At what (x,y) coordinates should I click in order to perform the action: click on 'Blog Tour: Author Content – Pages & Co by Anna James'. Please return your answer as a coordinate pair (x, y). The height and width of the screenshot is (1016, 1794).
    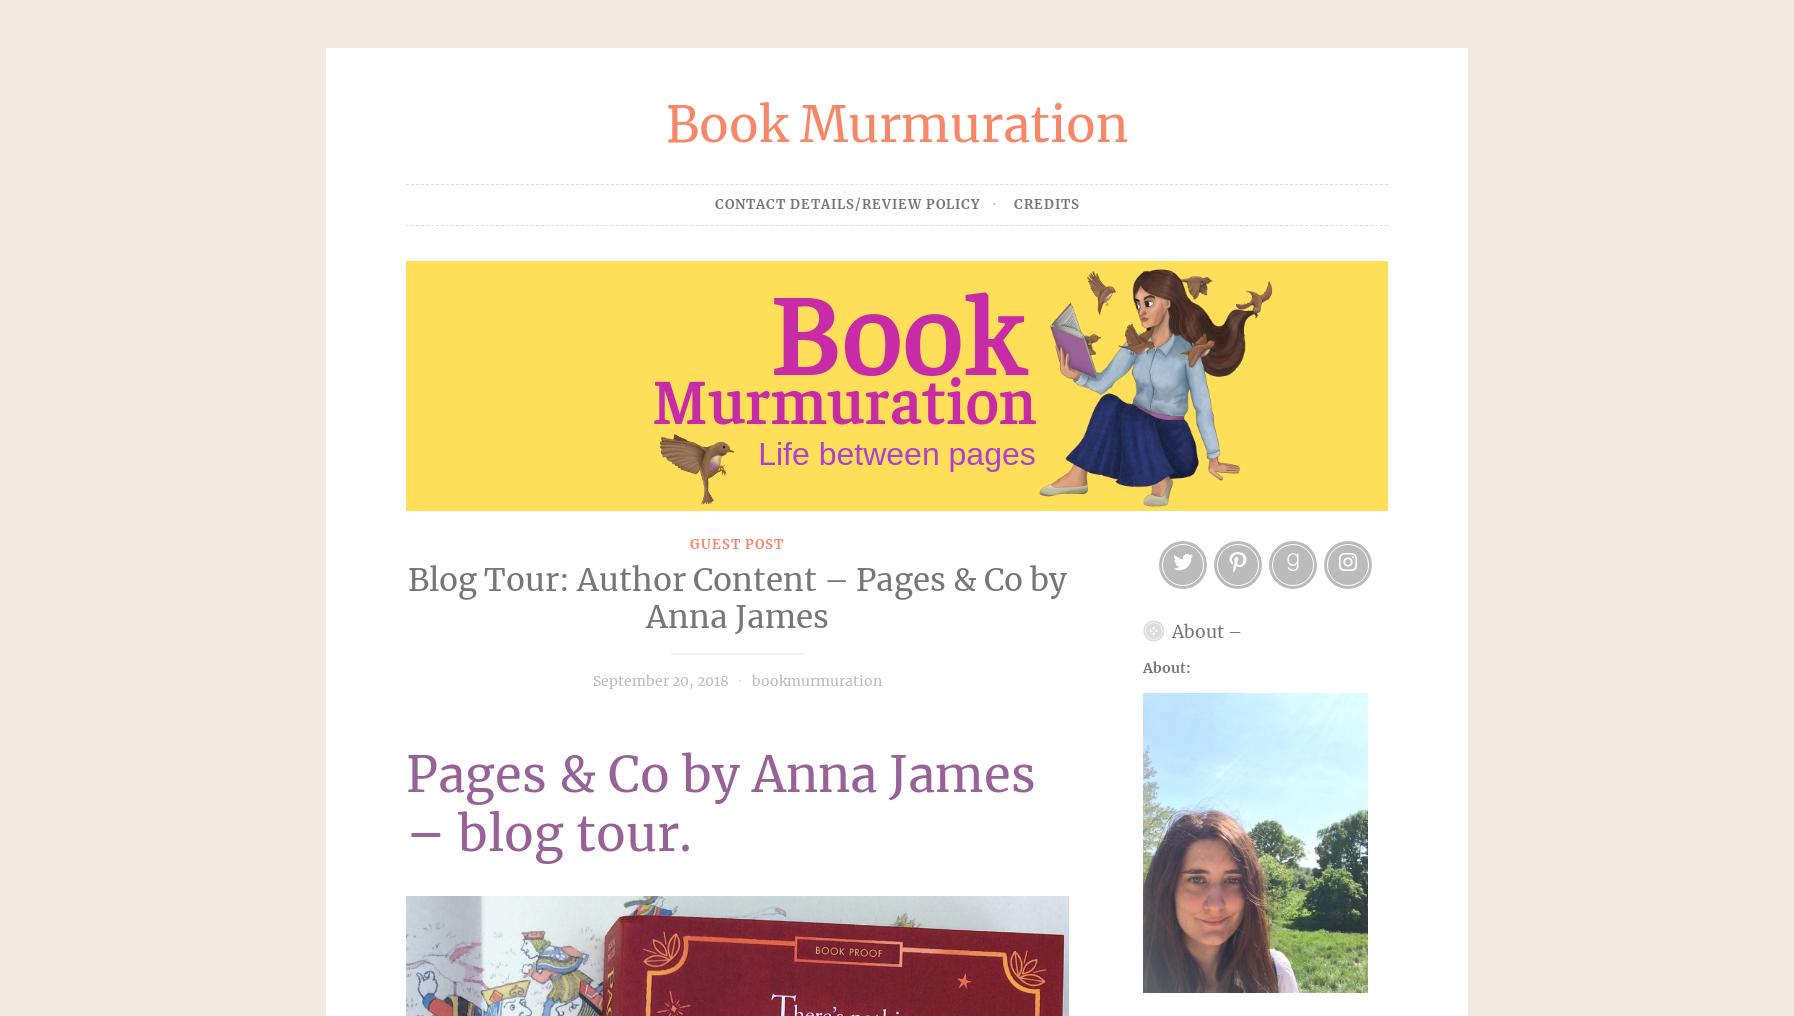
    Looking at the image, I should click on (736, 598).